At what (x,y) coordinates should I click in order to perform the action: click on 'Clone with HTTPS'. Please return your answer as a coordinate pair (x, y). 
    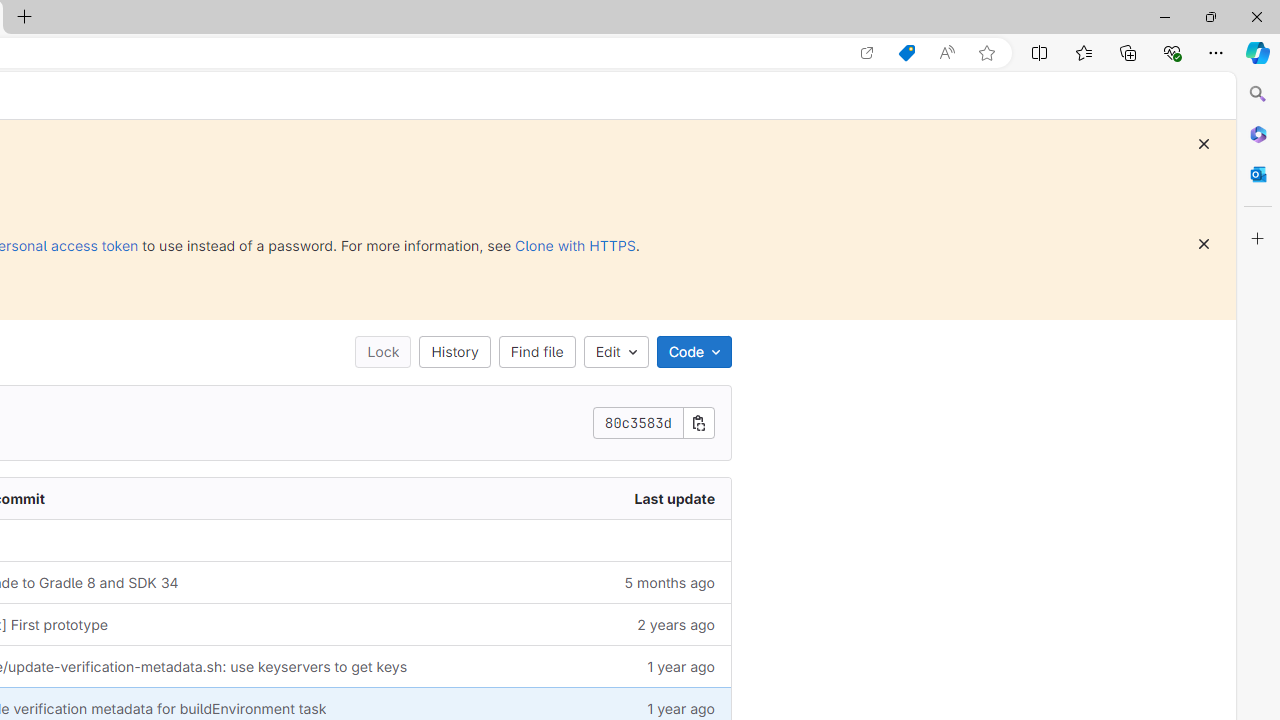
    Looking at the image, I should click on (574, 244).